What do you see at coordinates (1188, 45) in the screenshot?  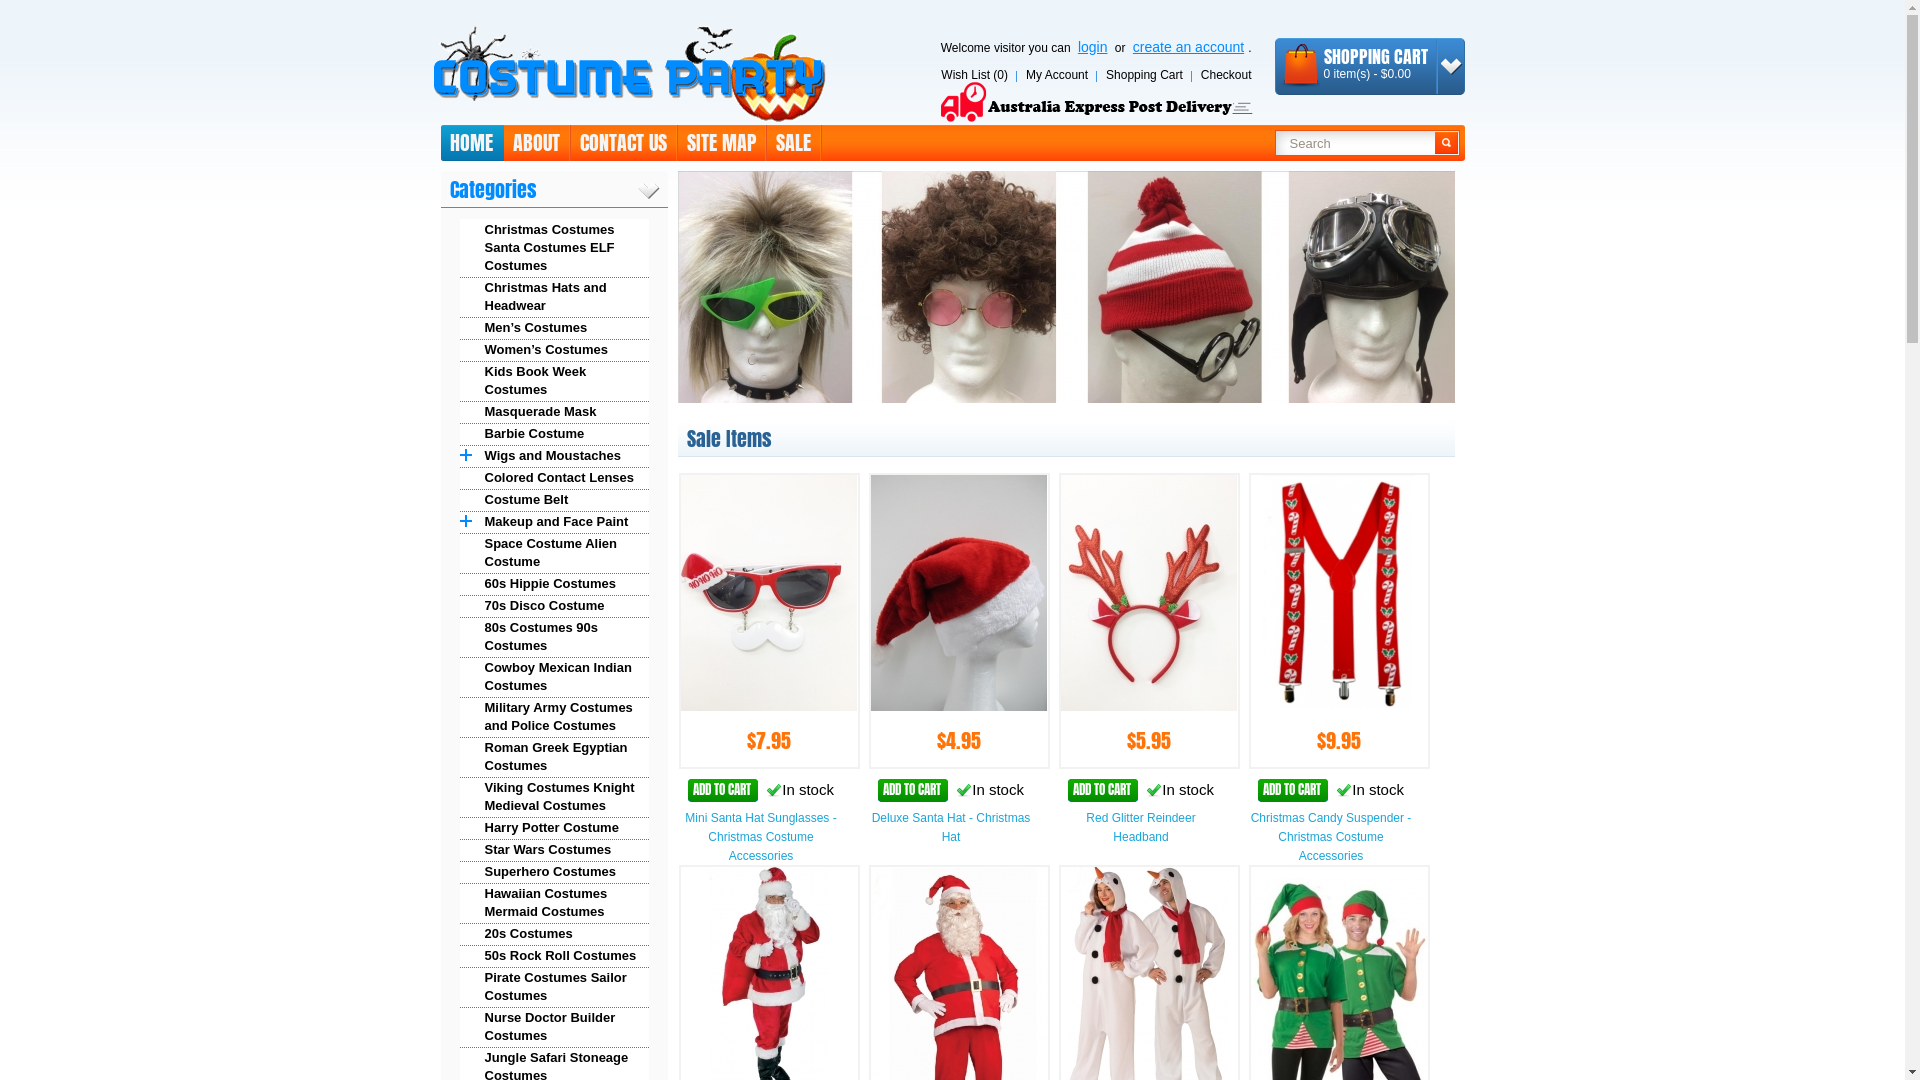 I see `'create an account'` at bounding box center [1188, 45].